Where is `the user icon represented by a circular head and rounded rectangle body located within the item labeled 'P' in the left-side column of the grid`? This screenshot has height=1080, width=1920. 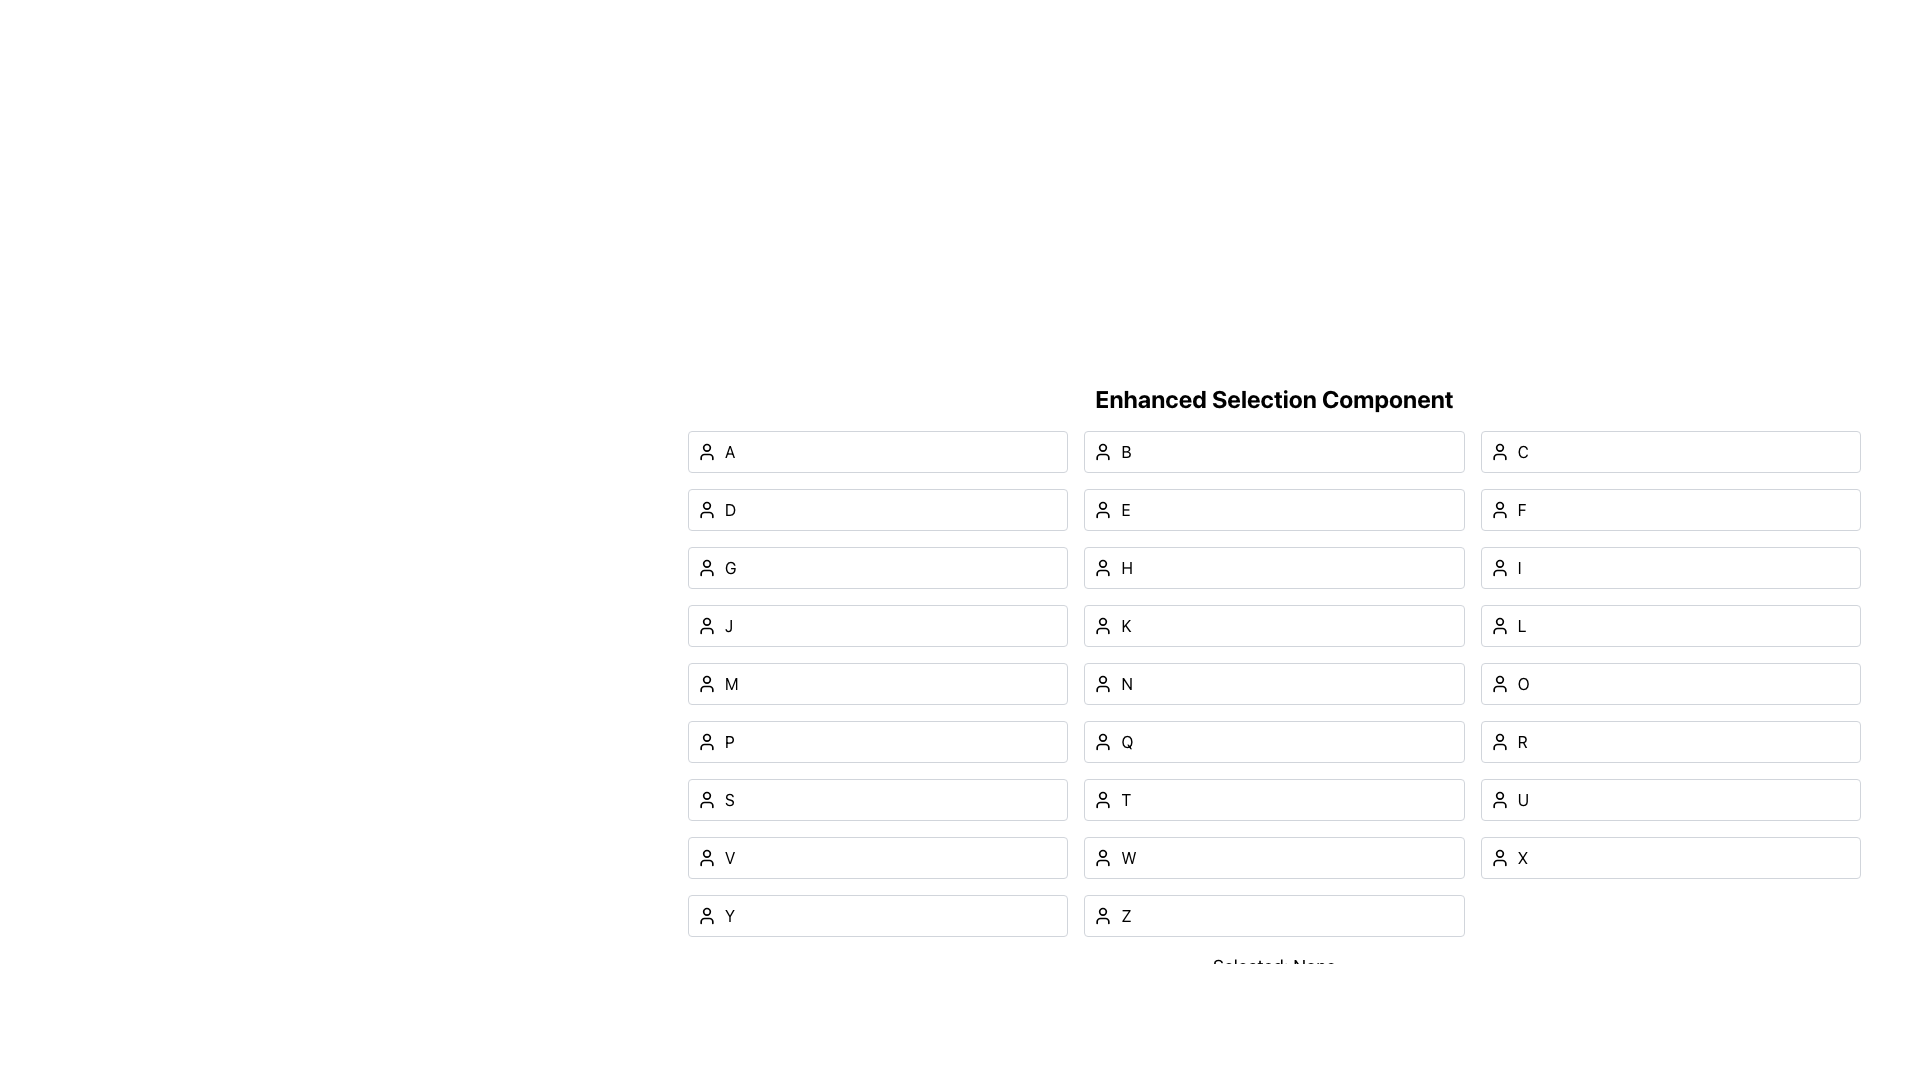
the user icon represented by a circular head and rounded rectangle body located within the item labeled 'P' in the left-side column of the grid is located at coordinates (706, 741).